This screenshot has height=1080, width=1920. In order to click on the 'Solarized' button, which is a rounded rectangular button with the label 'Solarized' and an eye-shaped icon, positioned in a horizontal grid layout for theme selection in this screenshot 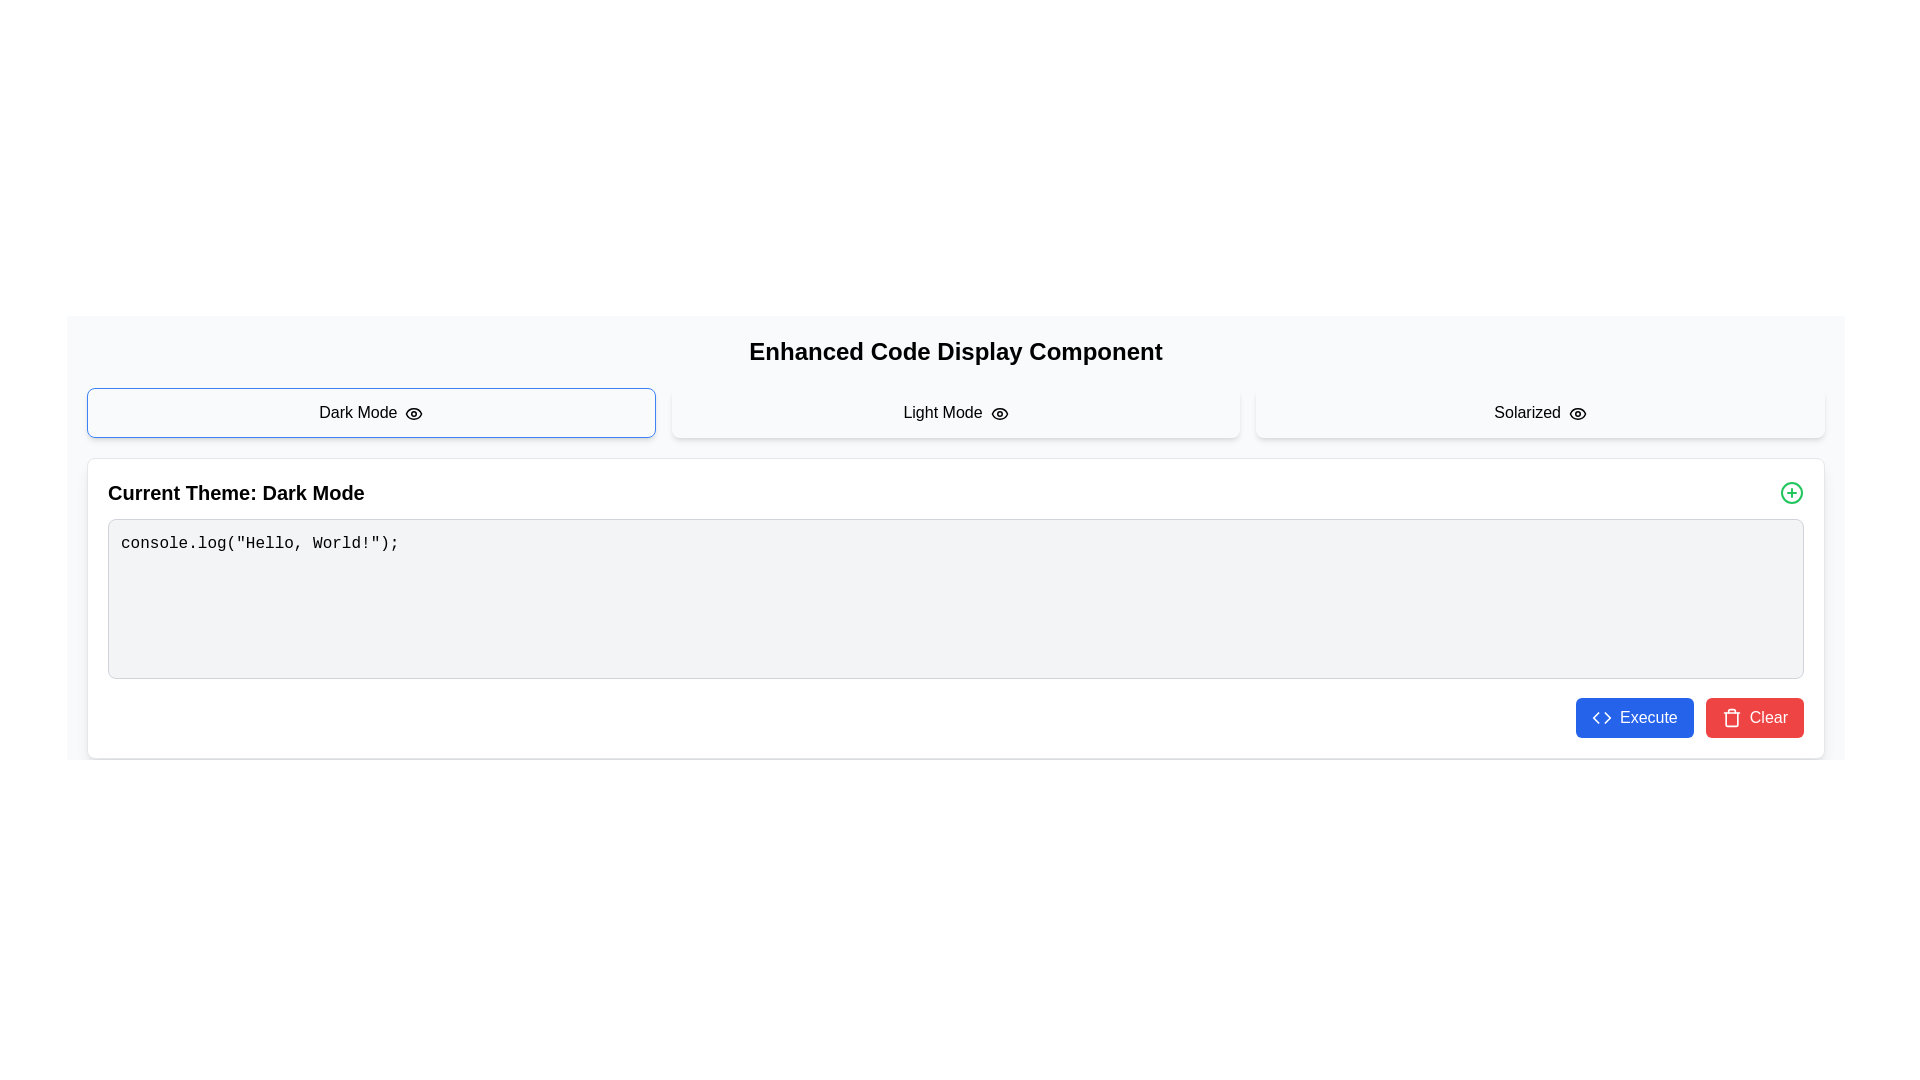, I will do `click(1539, 411)`.